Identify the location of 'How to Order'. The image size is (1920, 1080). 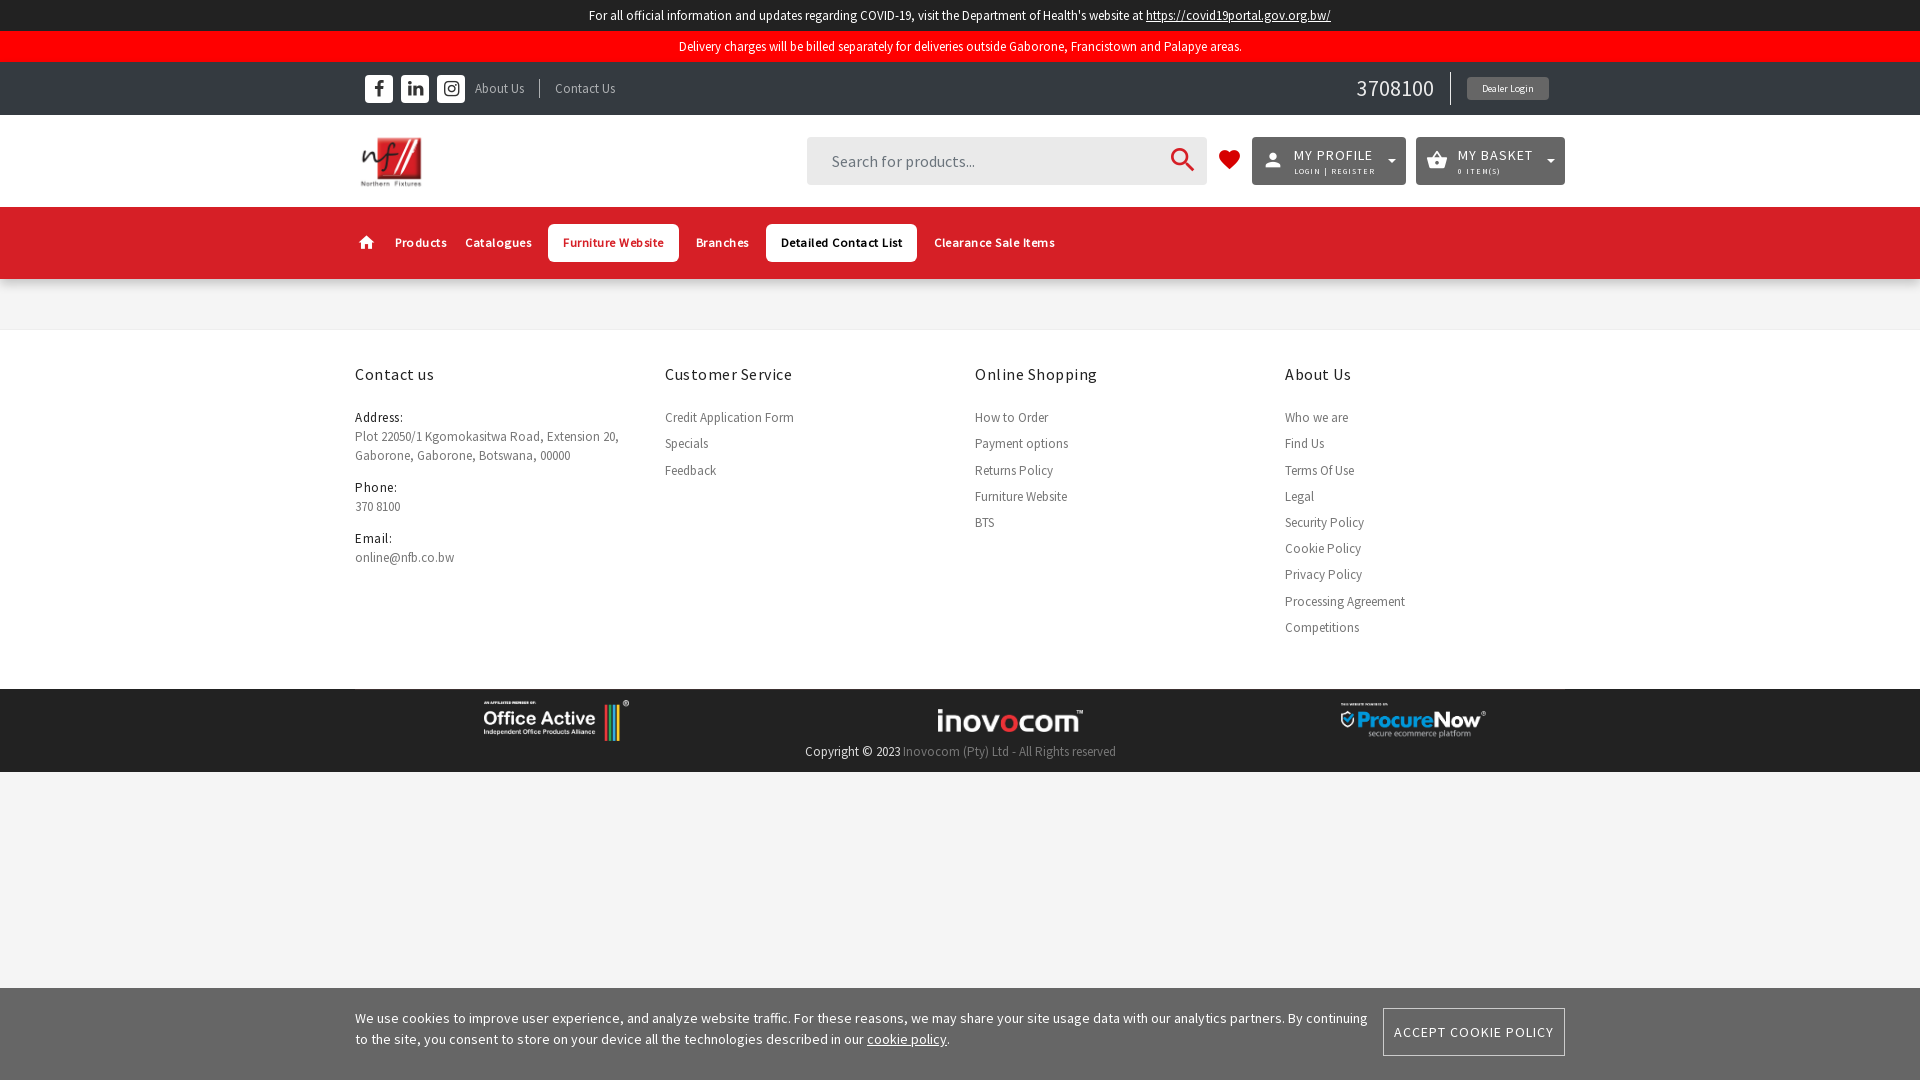
(1011, 416).